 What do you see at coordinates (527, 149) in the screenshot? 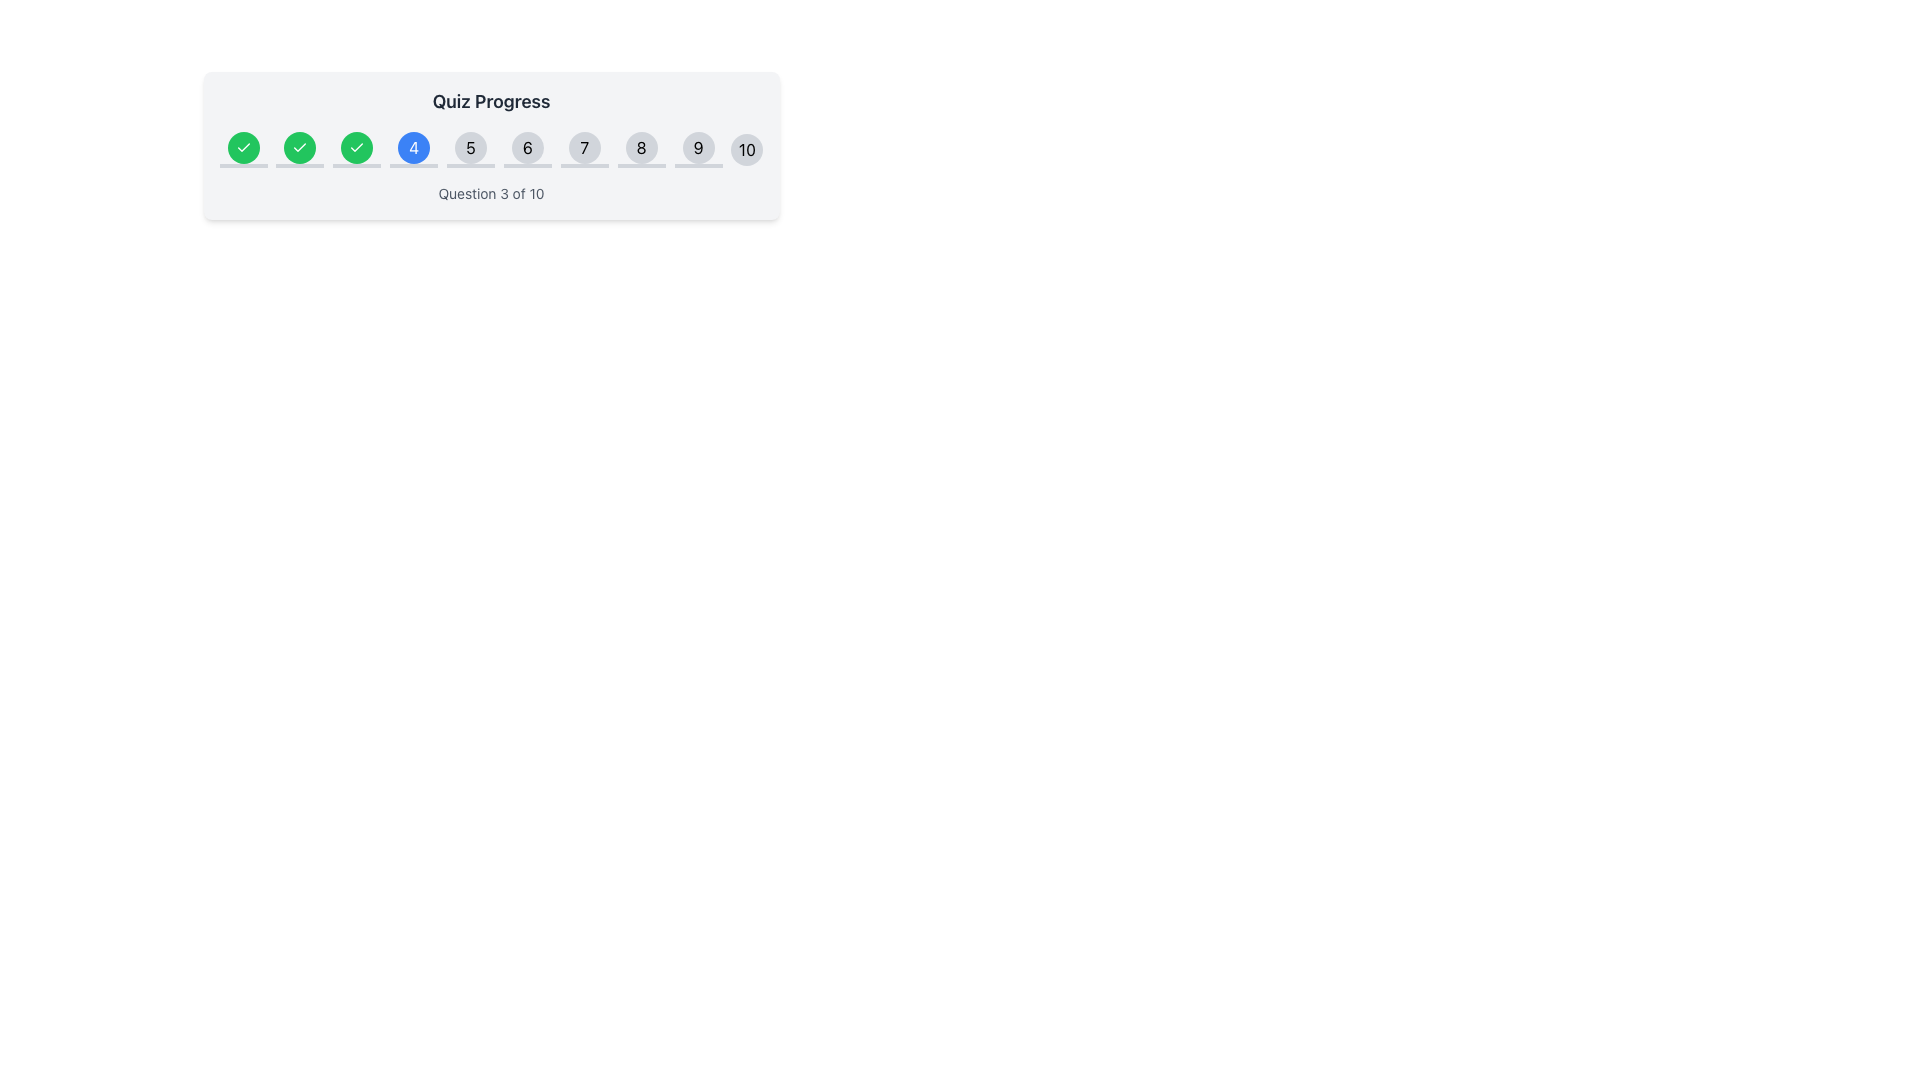
I see `the circular Step indicator button labeled '6'` at bounding box center [527, 149].